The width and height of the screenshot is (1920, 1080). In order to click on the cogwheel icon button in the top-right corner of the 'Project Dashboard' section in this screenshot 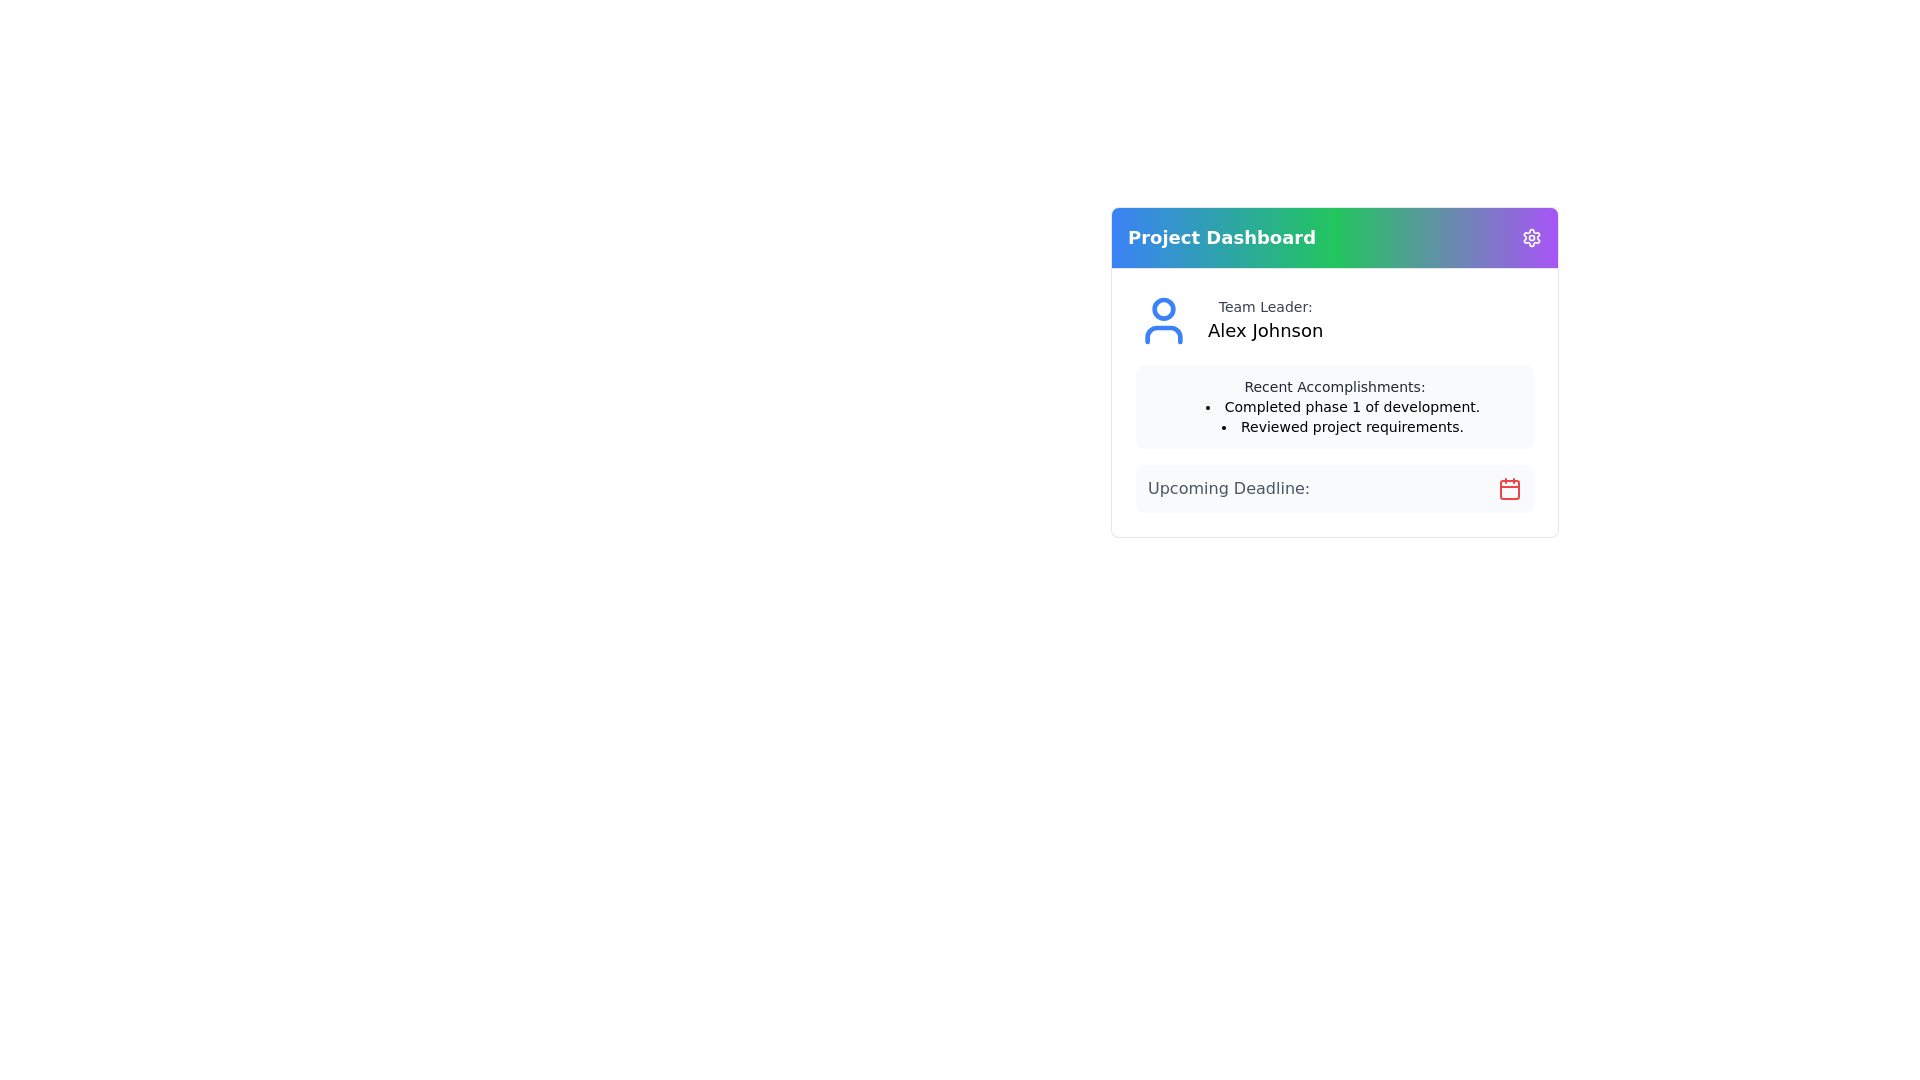, I will do `click(1530, 237)`.